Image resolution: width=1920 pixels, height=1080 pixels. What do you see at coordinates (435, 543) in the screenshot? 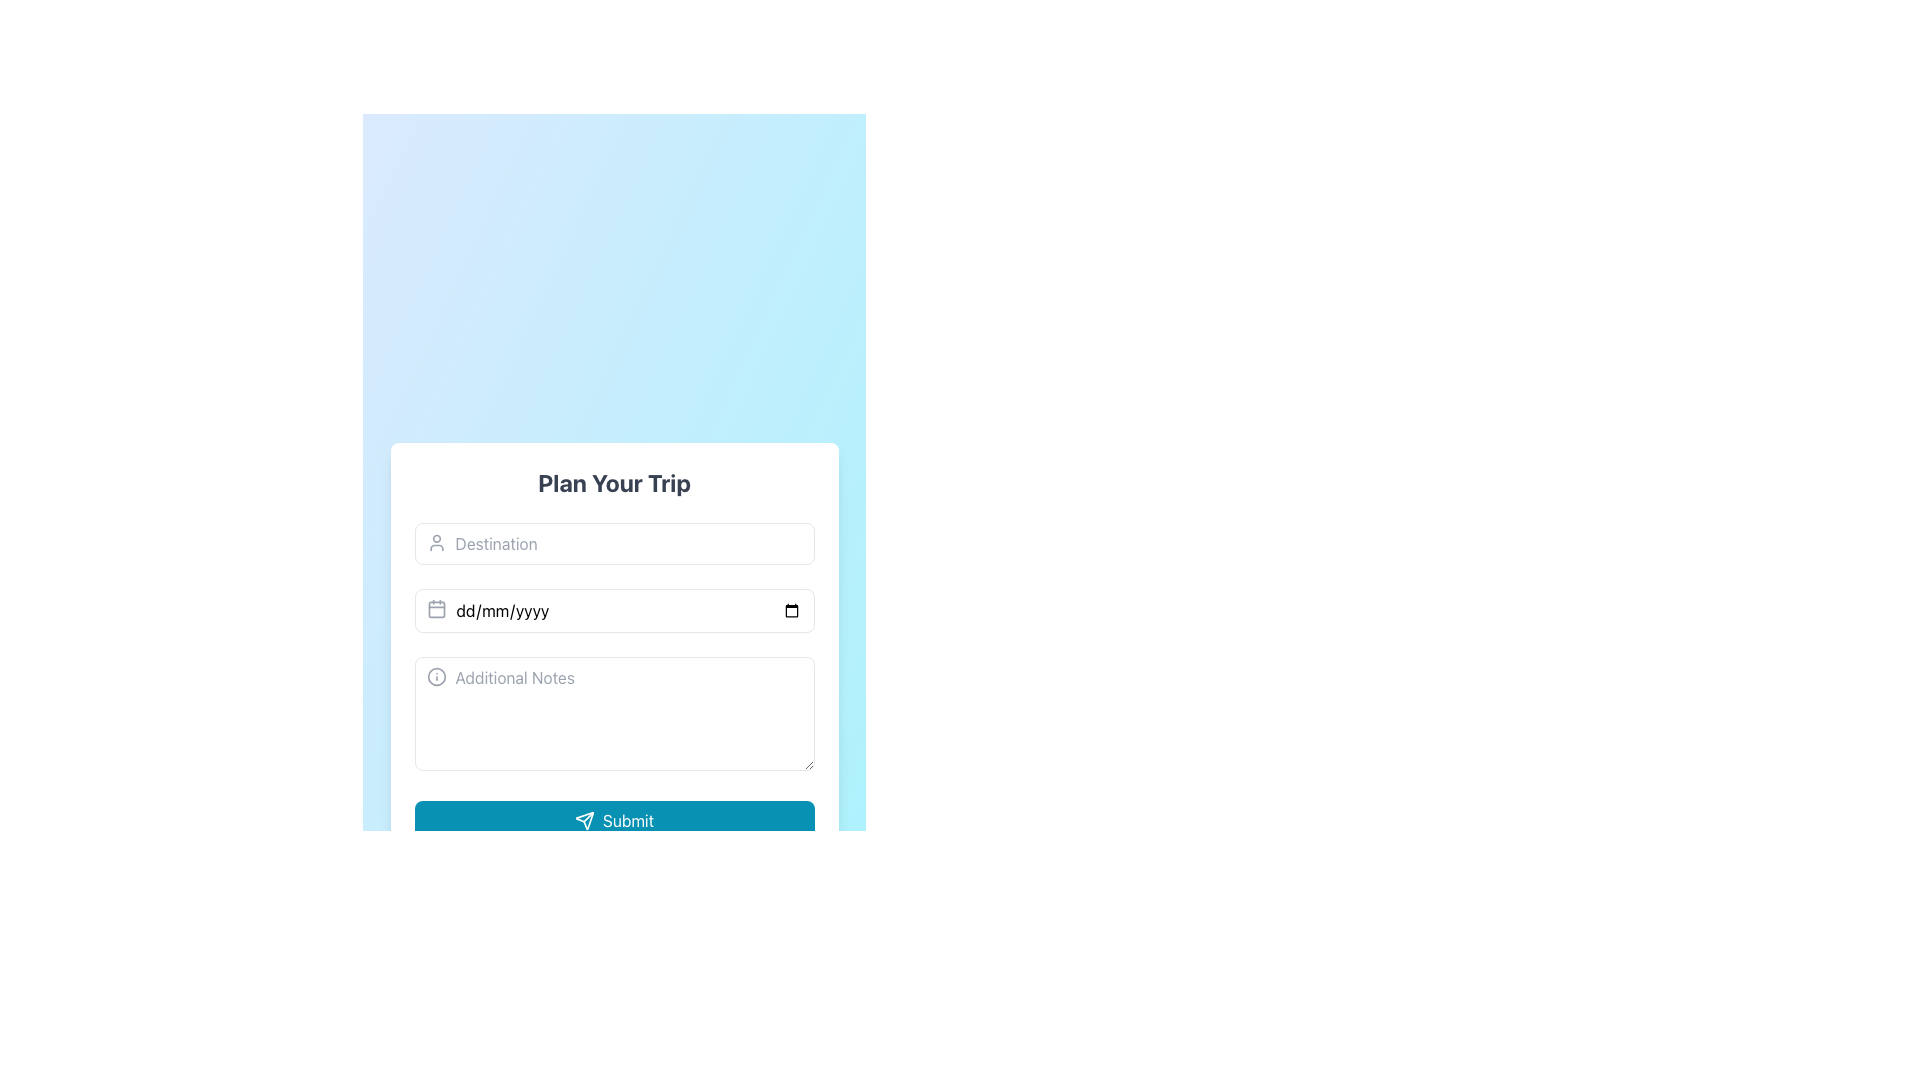
I see `the icon representing the input field for the 'Destination' text entry, which is positioned to the left of the text input field in the first row of the form` at bounding box center [435, 543].